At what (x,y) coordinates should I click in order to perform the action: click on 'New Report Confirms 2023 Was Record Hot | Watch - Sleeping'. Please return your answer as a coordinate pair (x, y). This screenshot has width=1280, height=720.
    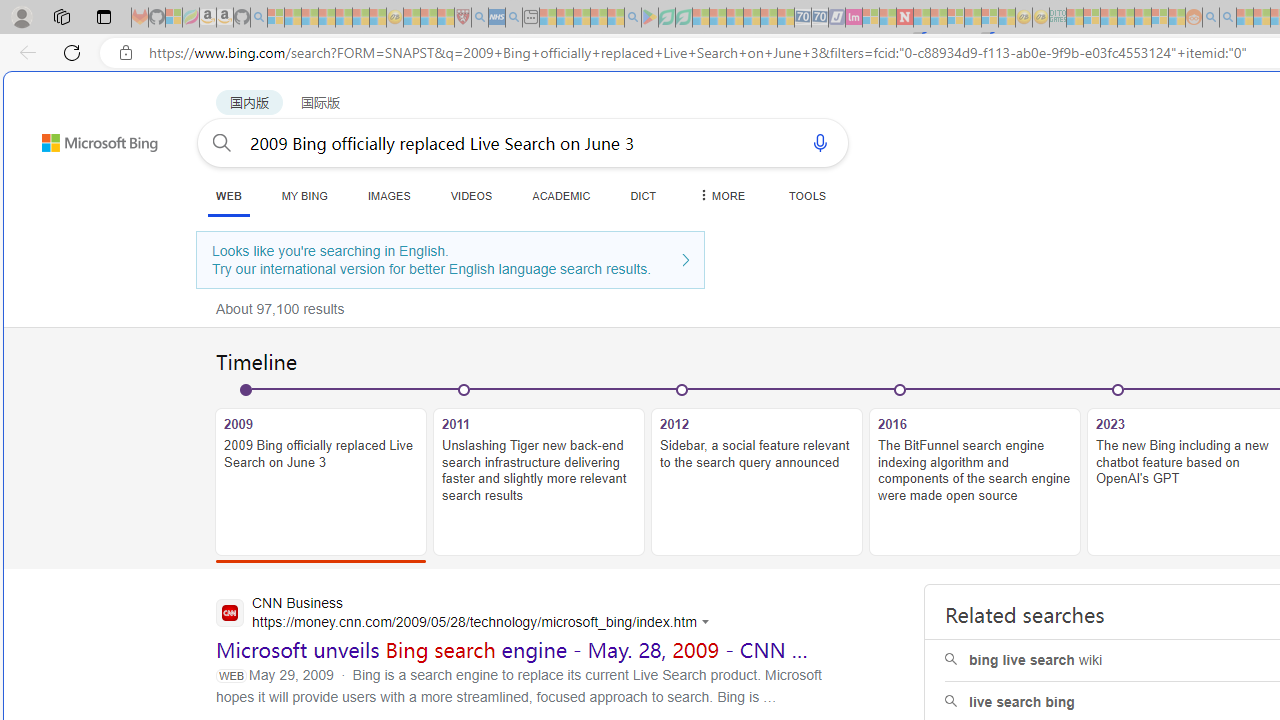
    Looking at the image, I should click on (343, 17).